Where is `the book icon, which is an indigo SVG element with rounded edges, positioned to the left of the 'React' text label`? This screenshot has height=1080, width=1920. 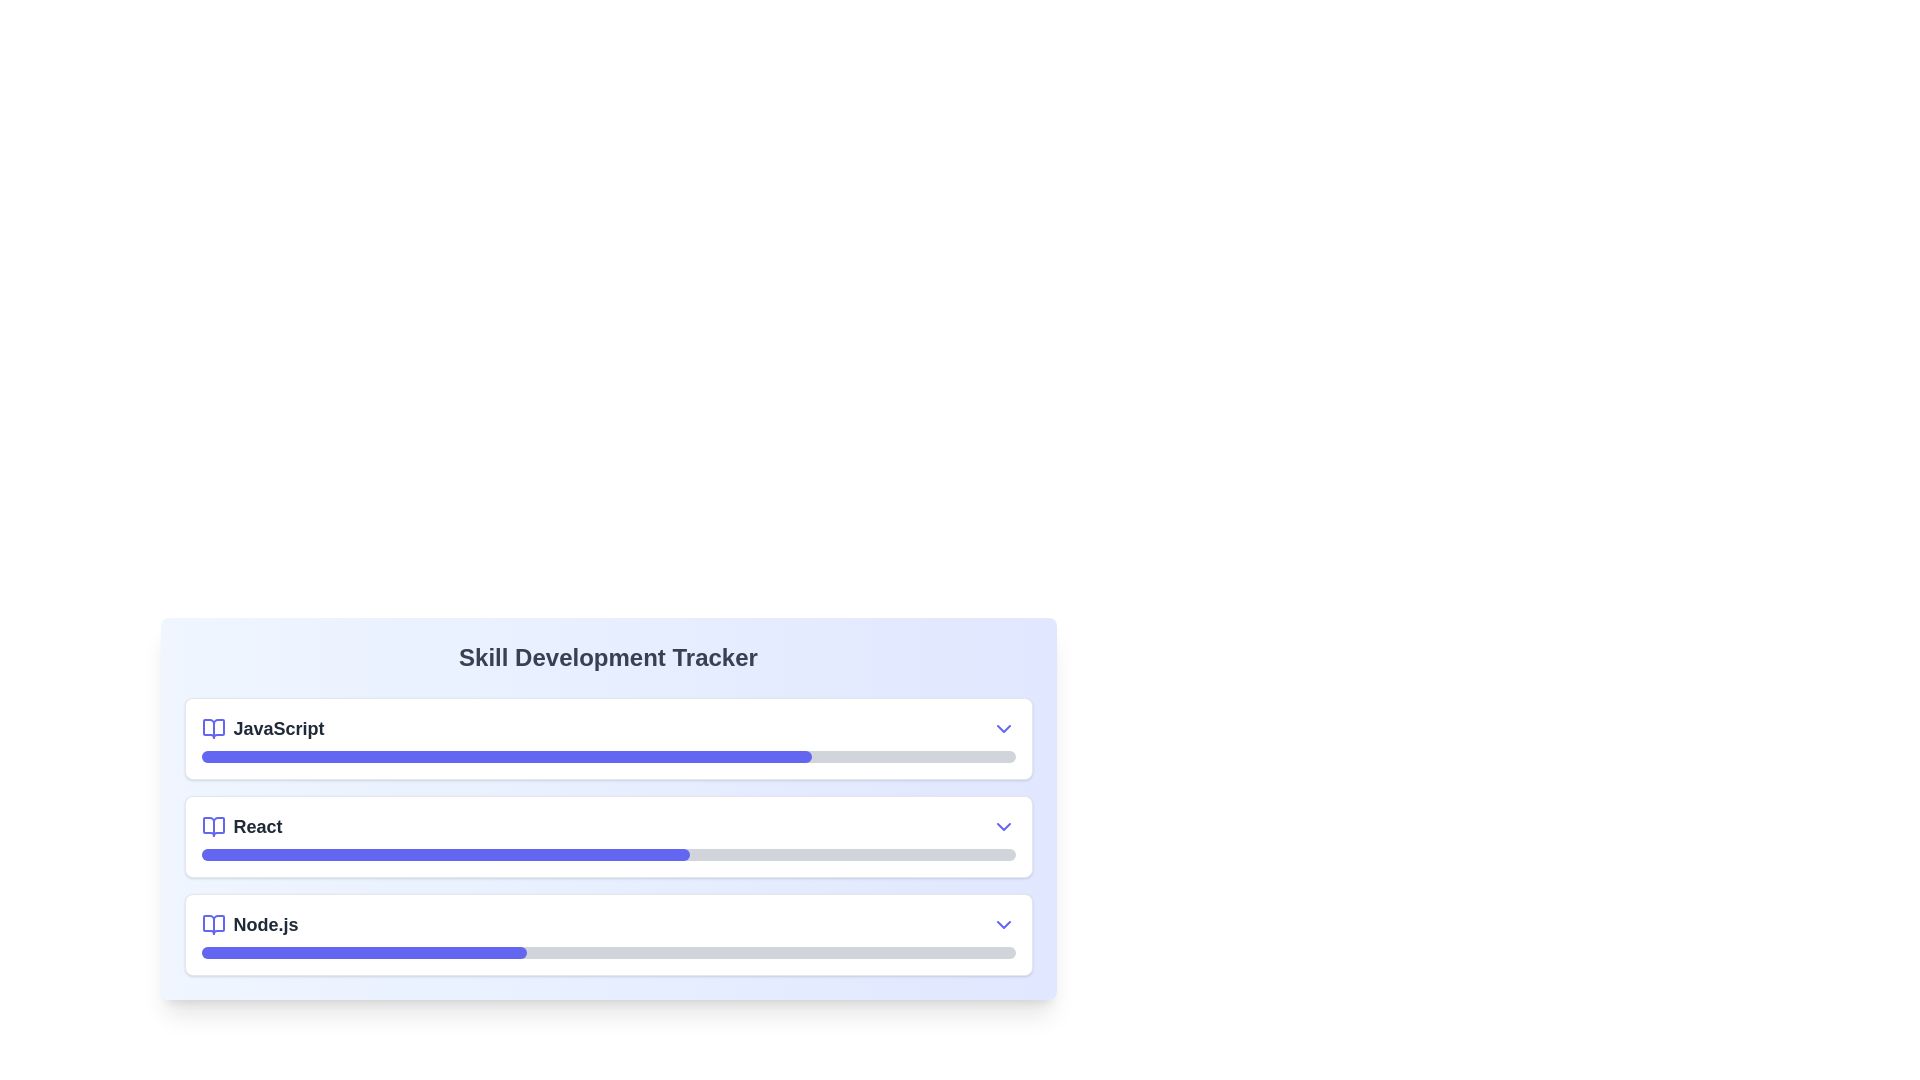 the book icon, which is an indigo SVG element with rounded edges, positioned to the left of the 'React' text label is located at coordinates (213, 826).